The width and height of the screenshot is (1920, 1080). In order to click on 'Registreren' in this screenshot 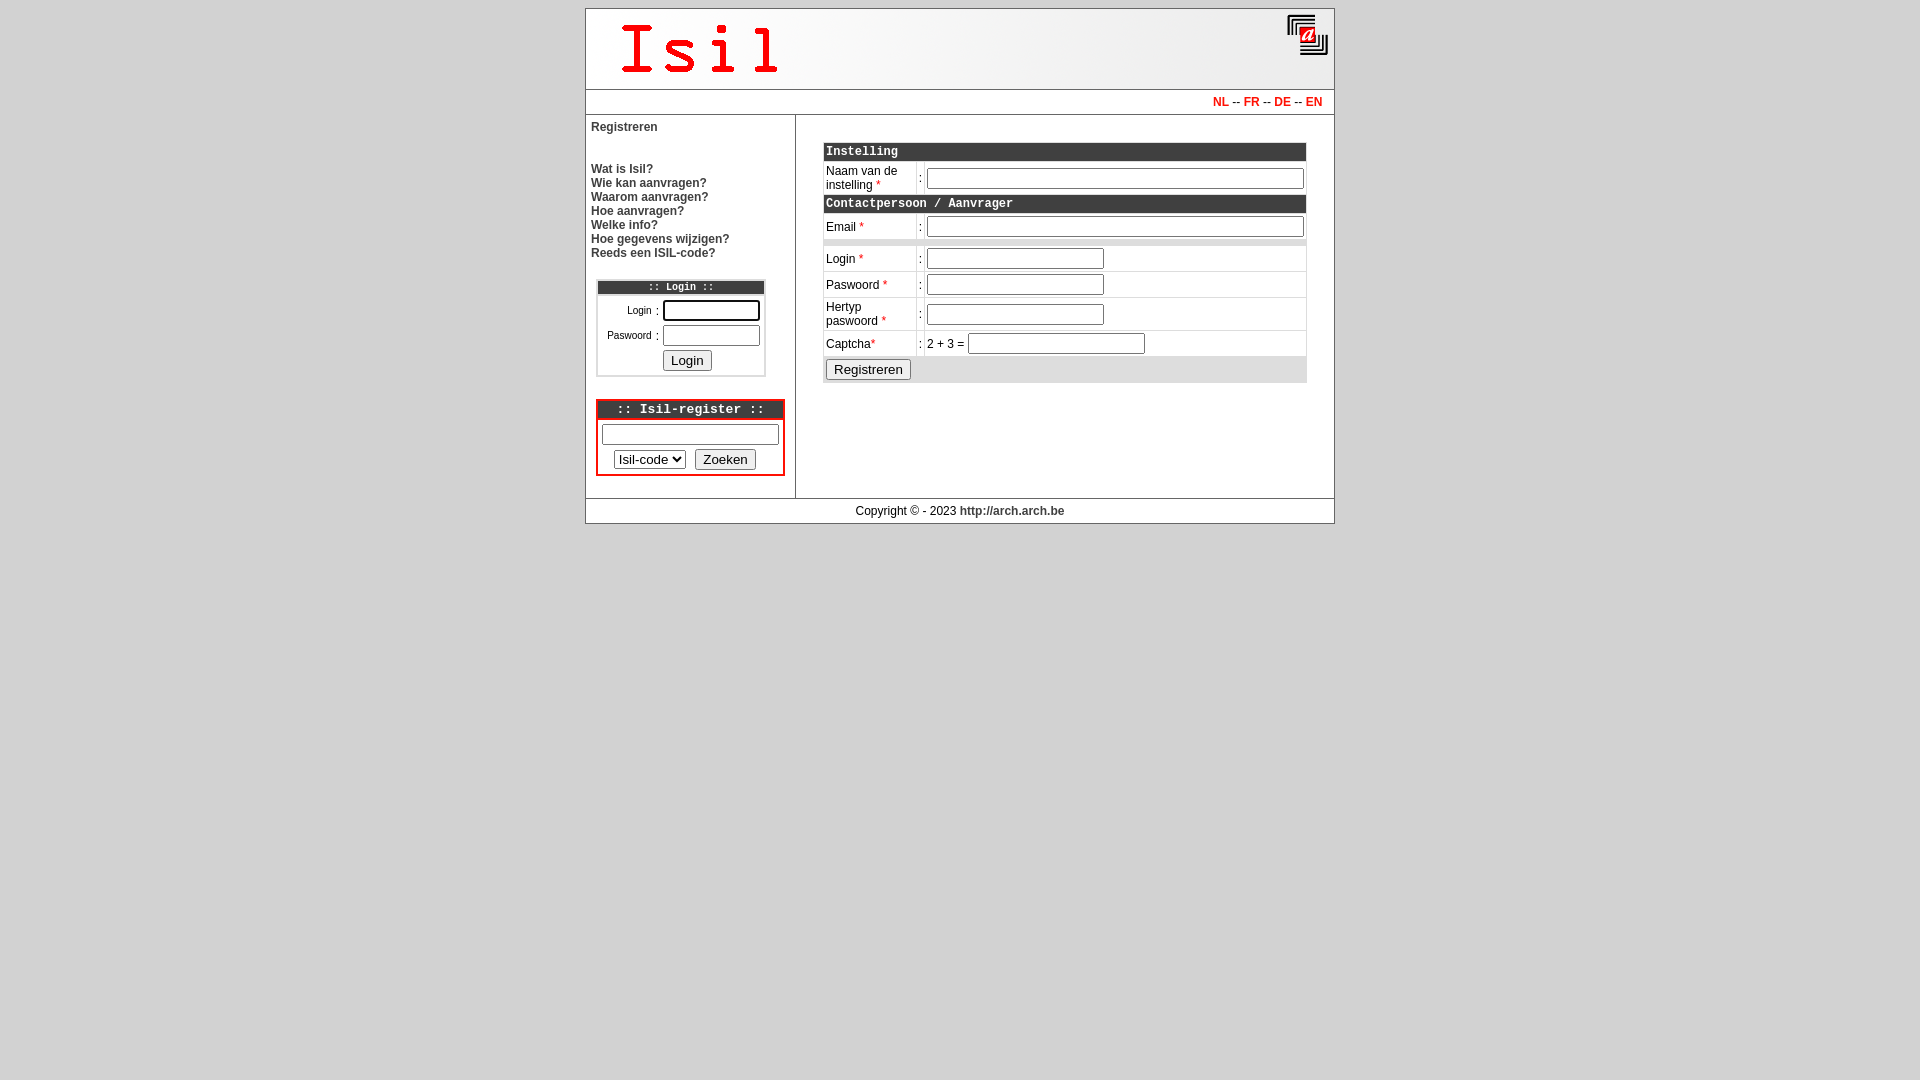, I will do `click(623, 127)`.